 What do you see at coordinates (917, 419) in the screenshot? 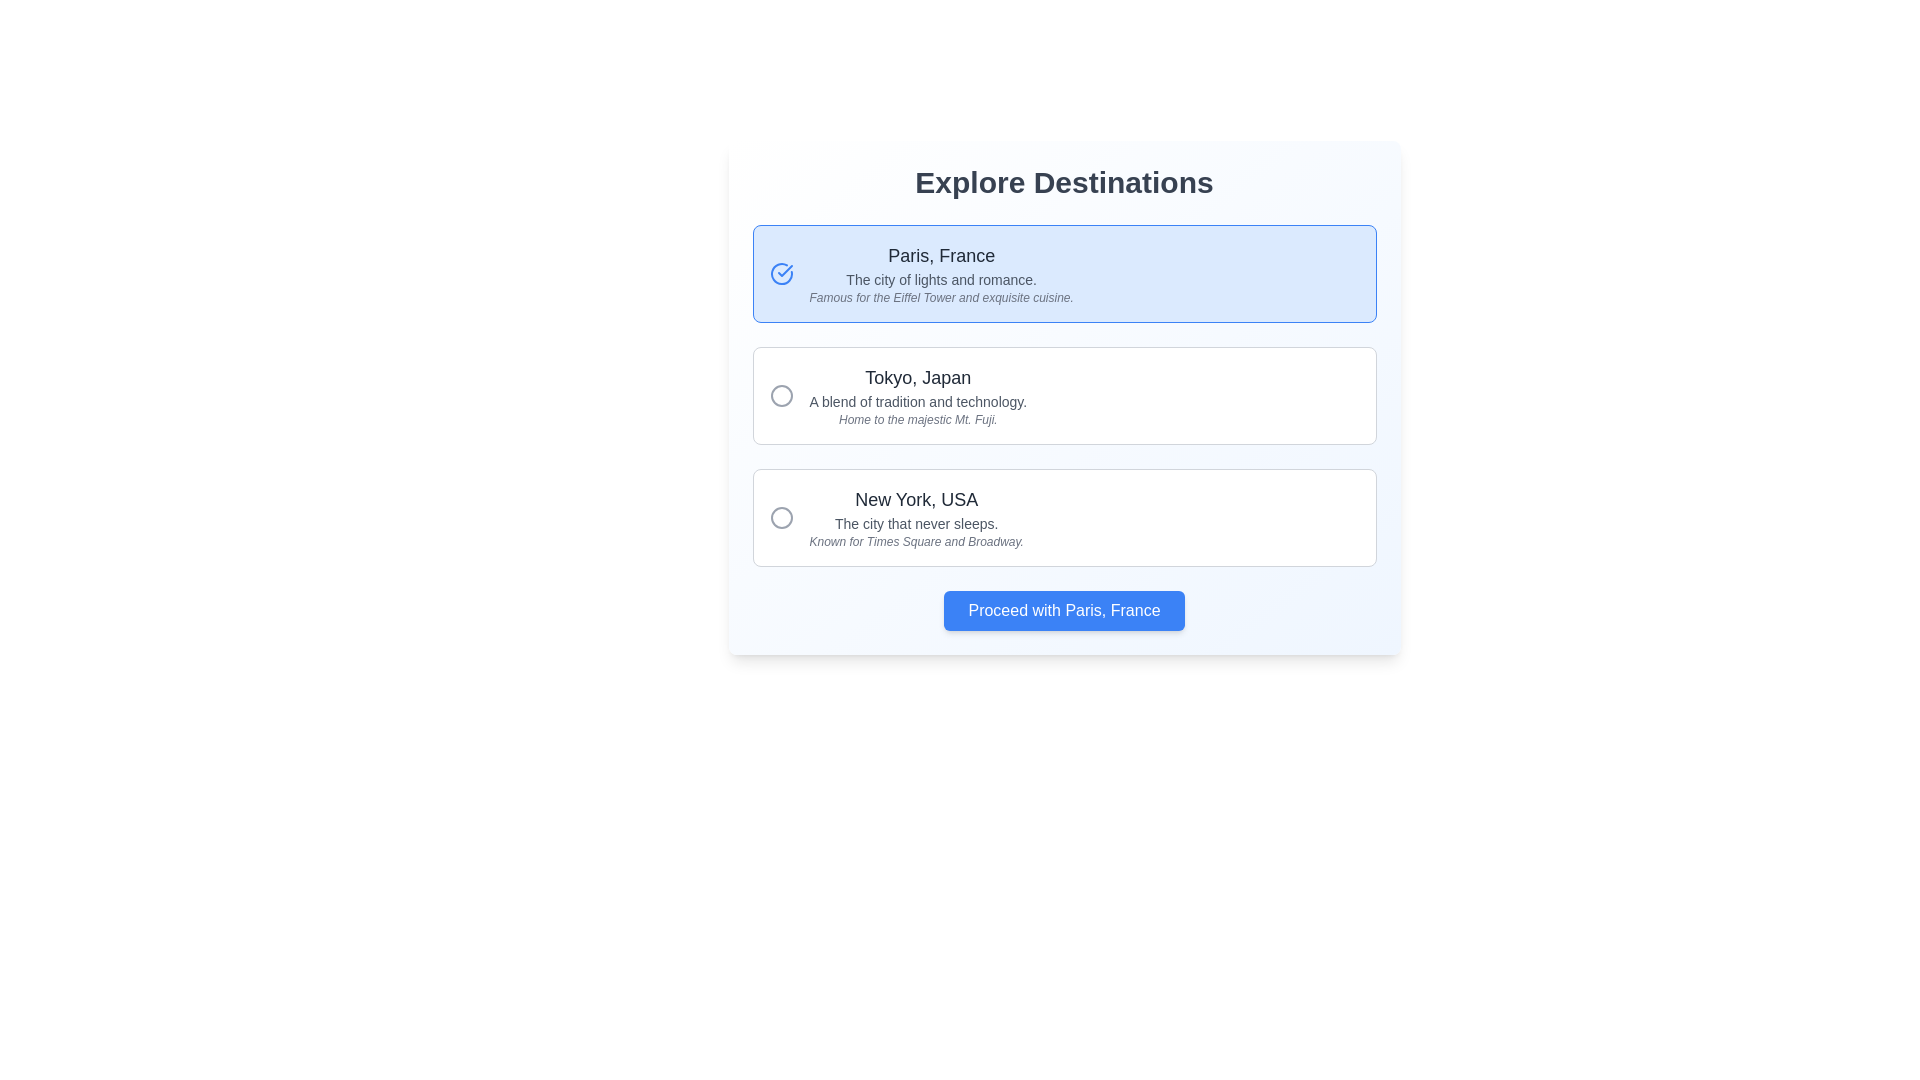
I see `the static text element that provides descriptive information about the location 'Tokyo, Japan', which is positioned beneath the text 'A blend of tradition and technology.'` at bounding box center [917, 419].